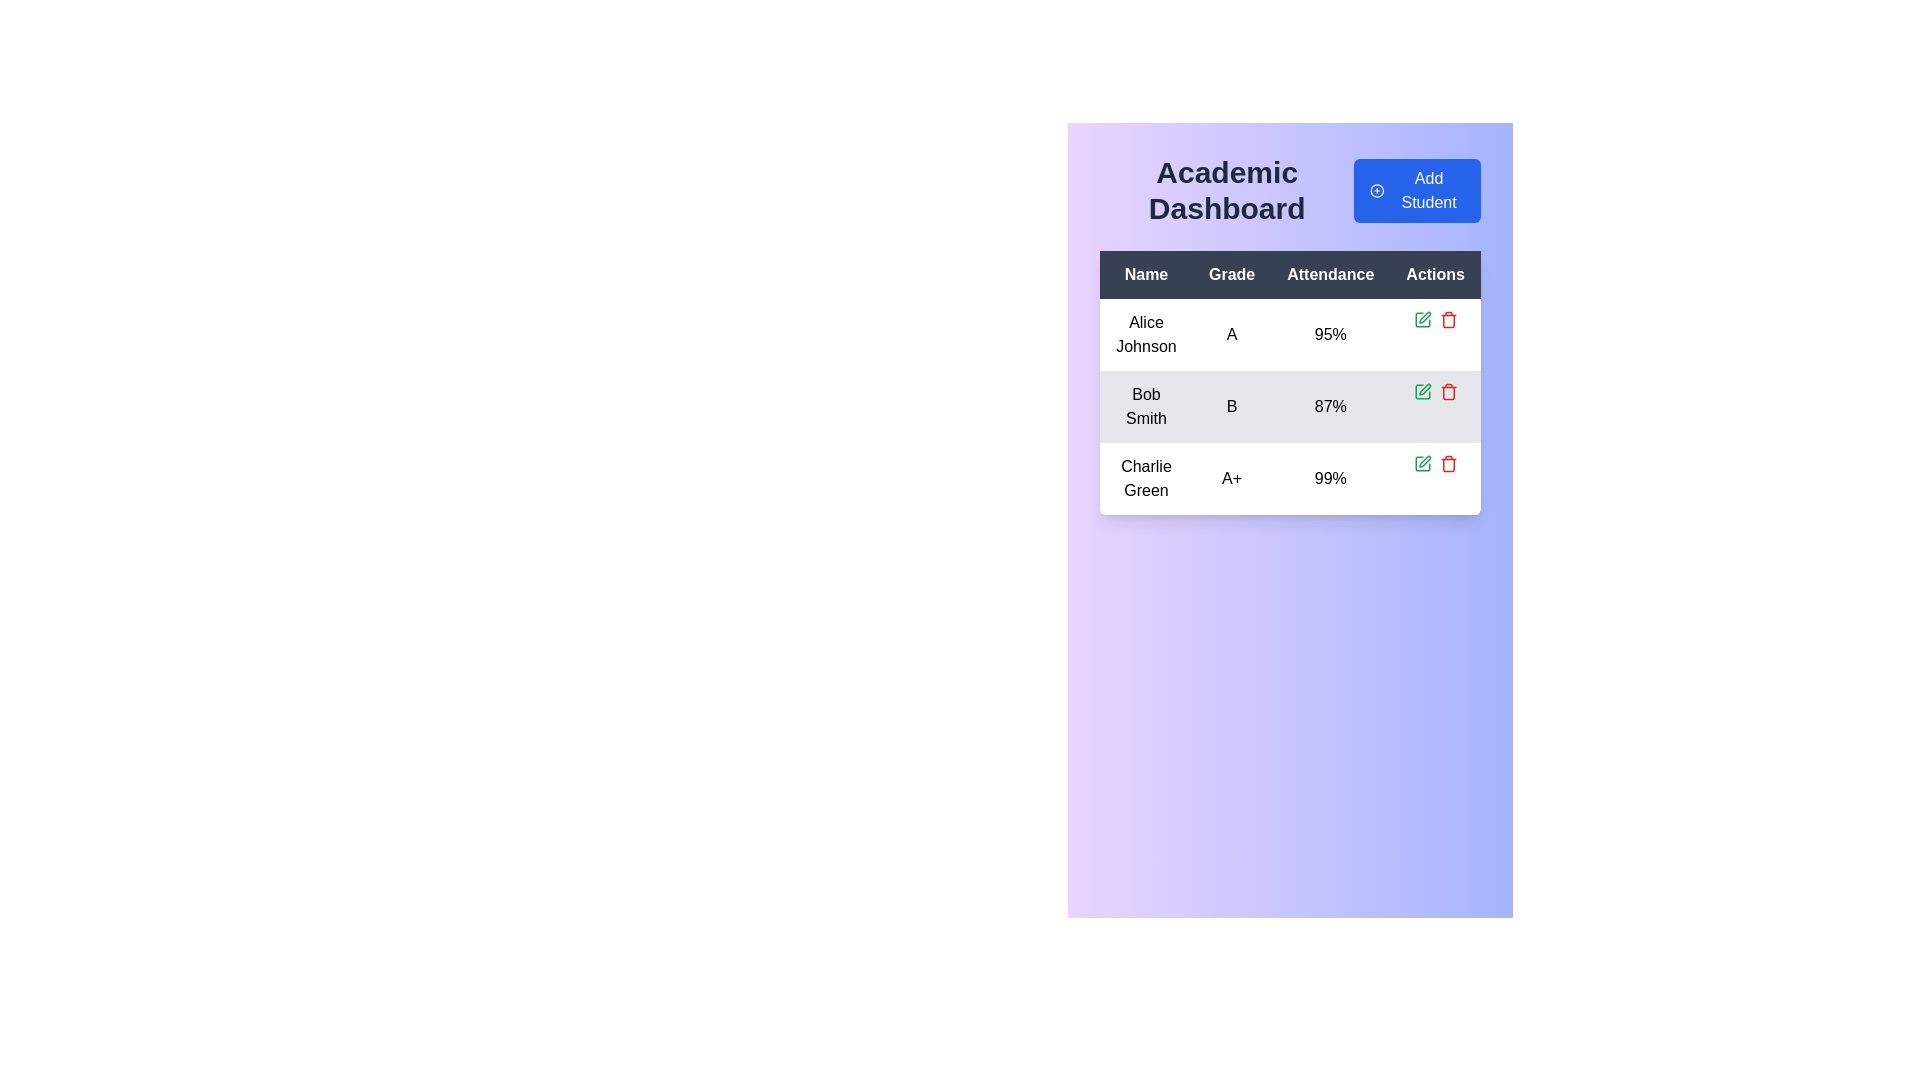  Describe the element at coordinates (1226, 191) in the screenshot. I see `the text label 'Academic Dashboard' which is prominently displayed at the top of the page in a large, bold font` at that location.